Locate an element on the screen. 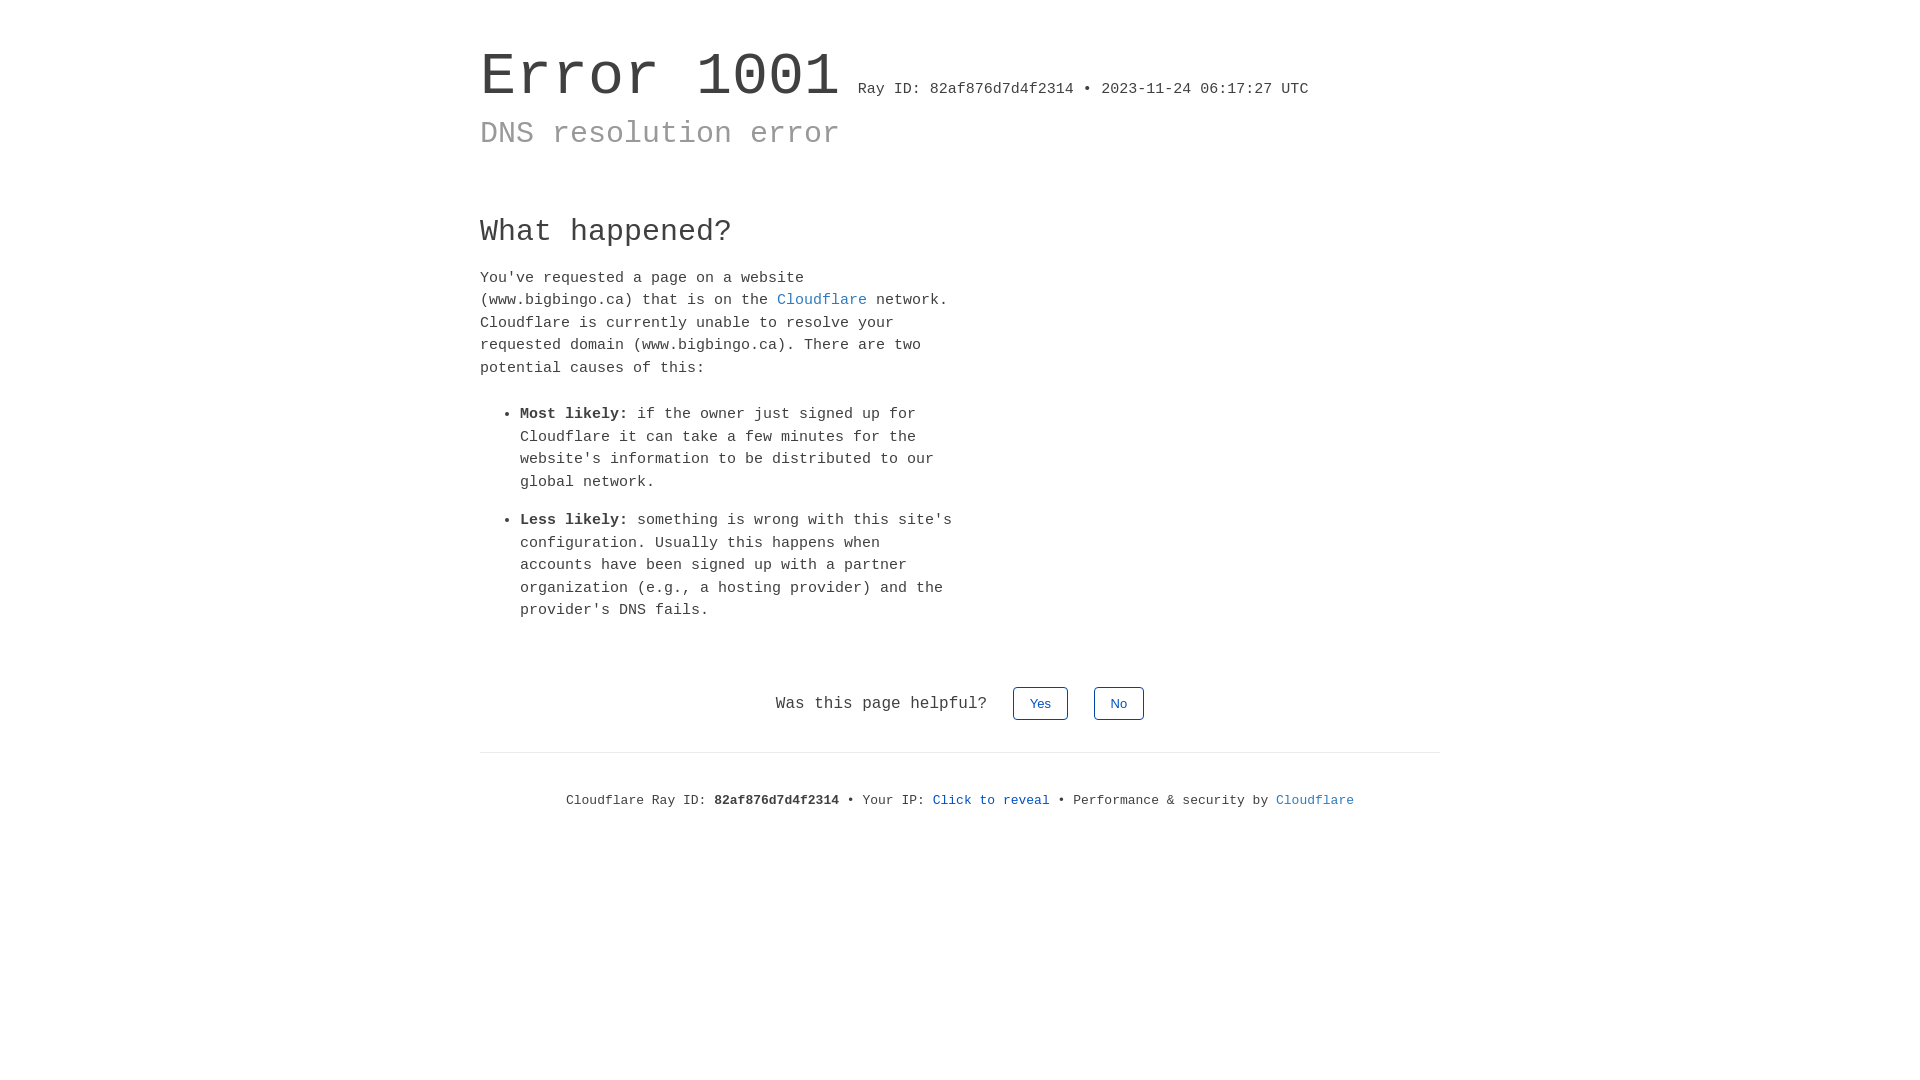 The image size is (1920, 1080). 'Click to reveal' is located at coordinates (991, 798).